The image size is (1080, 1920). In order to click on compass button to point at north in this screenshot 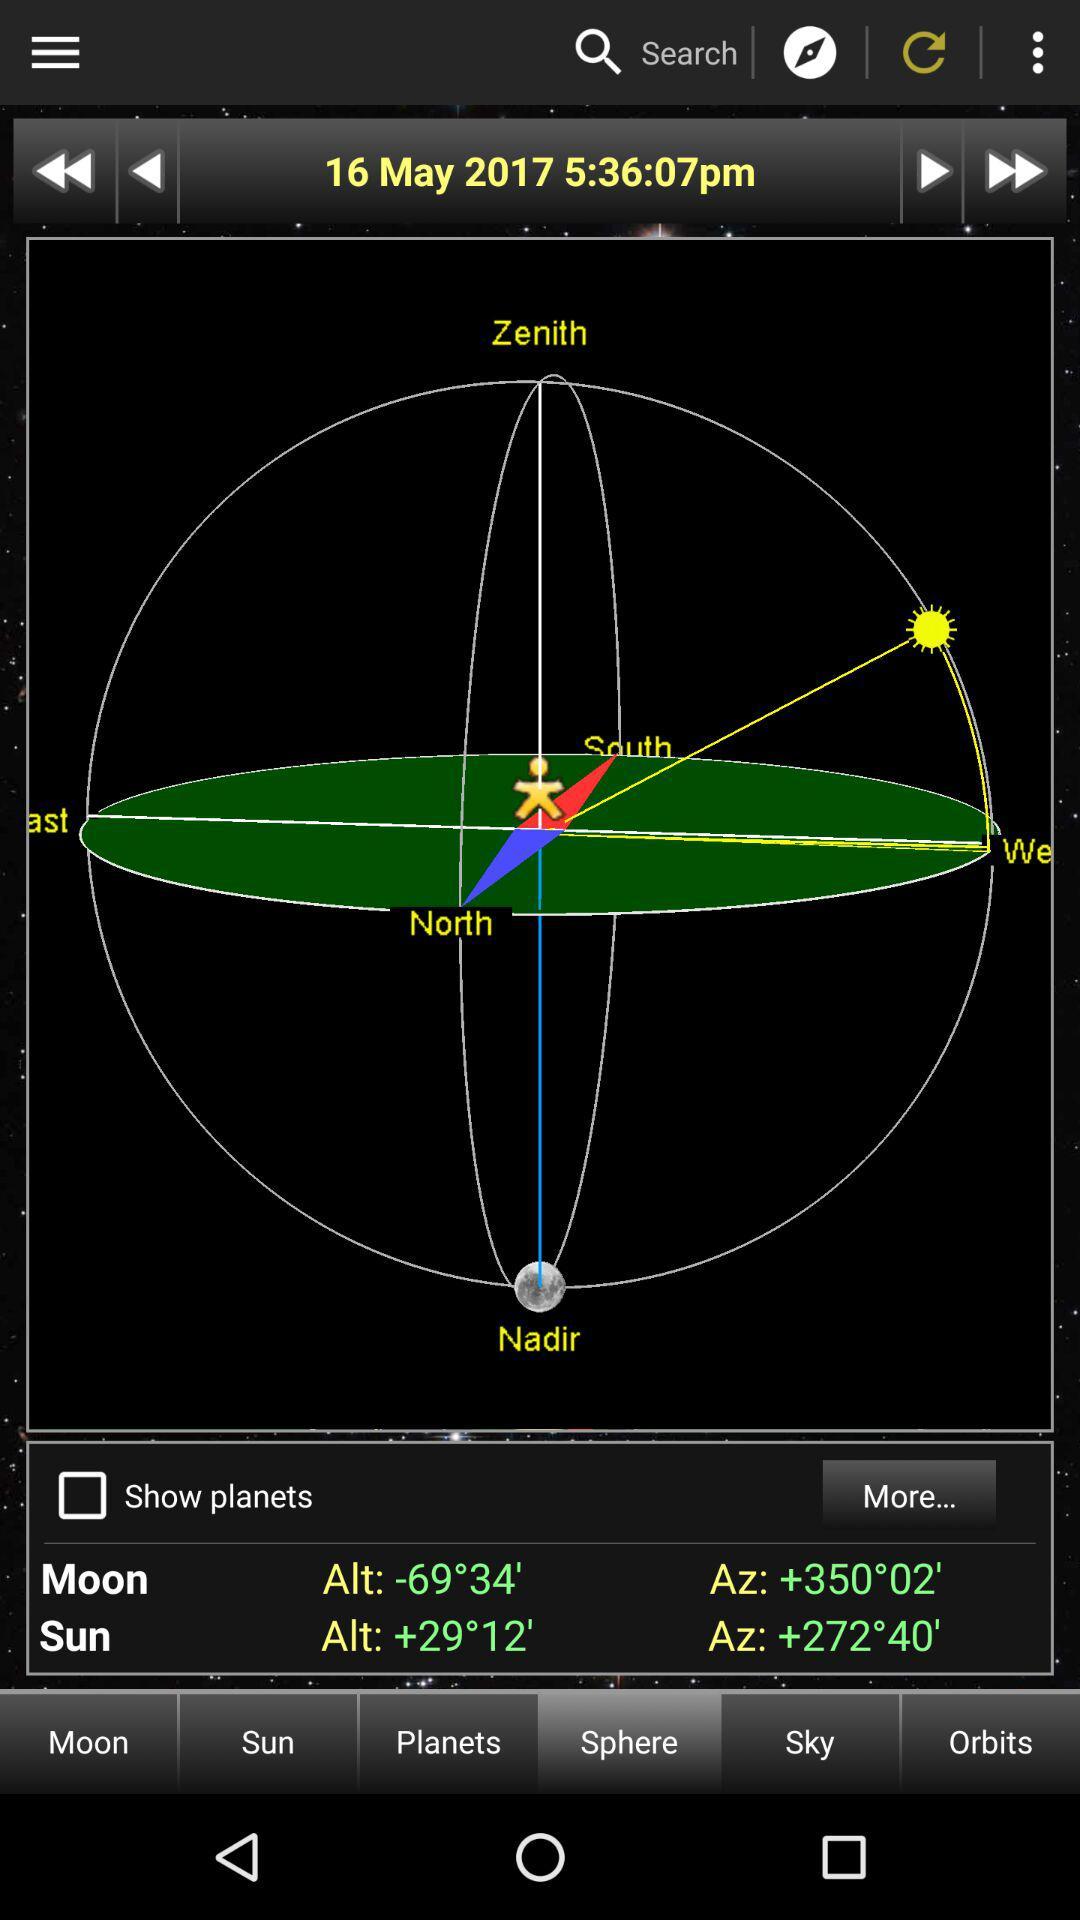, I will do `click(810, 52)`.